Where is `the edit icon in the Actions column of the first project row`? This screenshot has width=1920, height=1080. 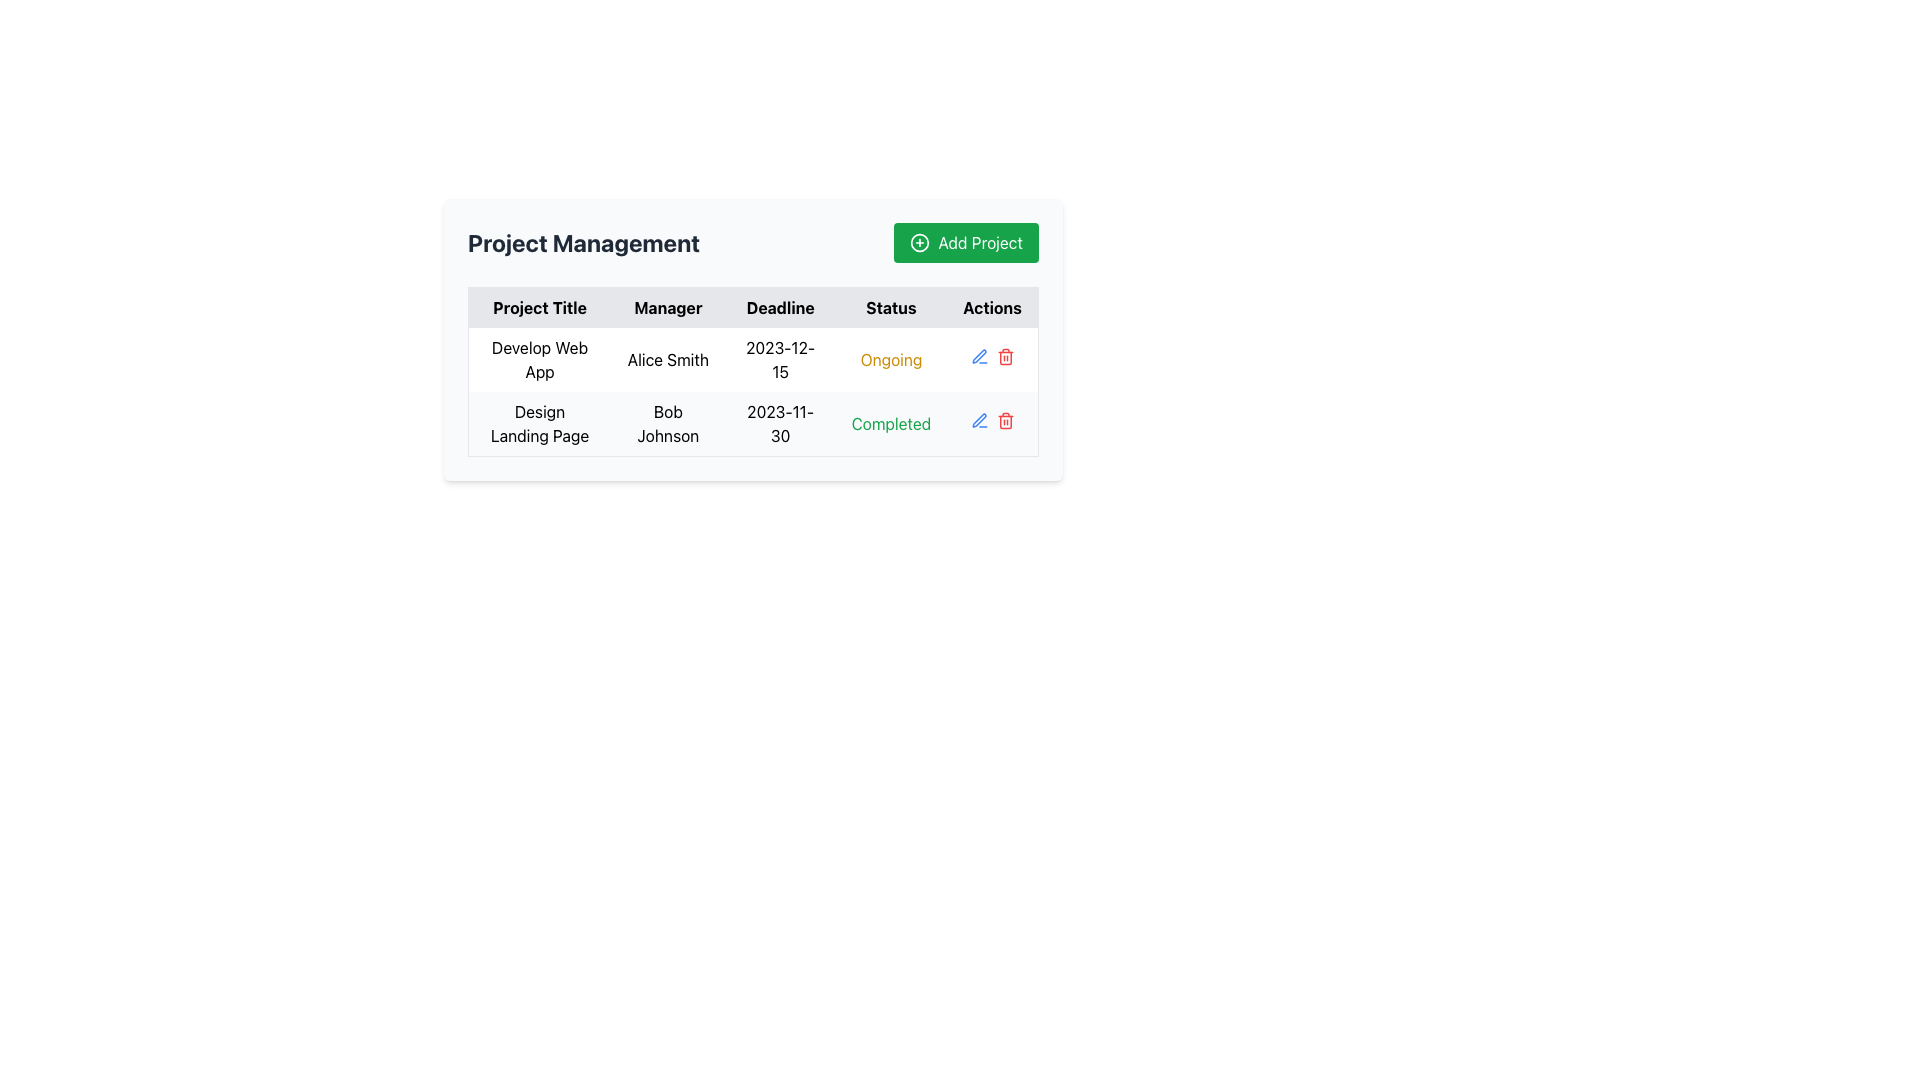 the edit icon in the Actions column of the first project row is located at coordinates (979, 419).